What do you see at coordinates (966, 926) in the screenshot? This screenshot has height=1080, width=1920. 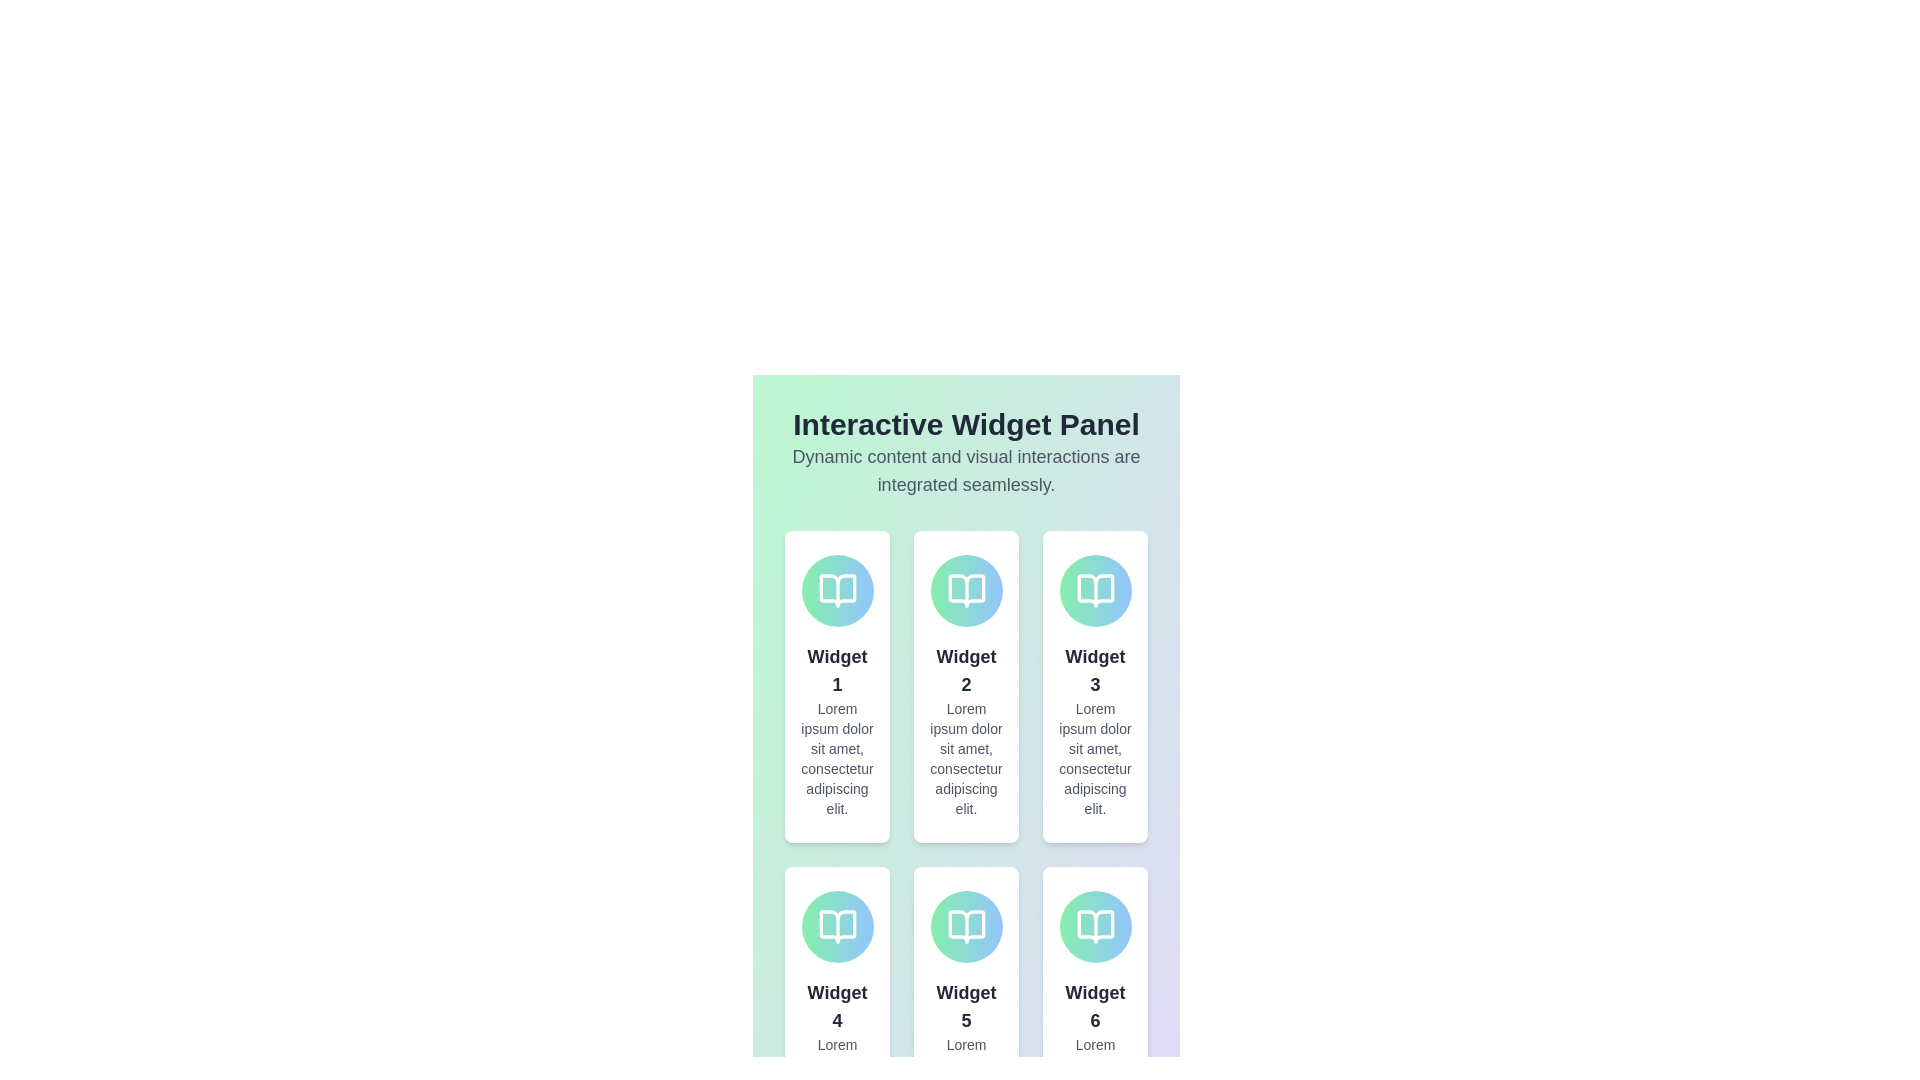 I see `the circular graphical icon with a gradient background and an open book icon, located in the center column of the second row, above the text 'Widget 5'` at bounding box center [966, 926].